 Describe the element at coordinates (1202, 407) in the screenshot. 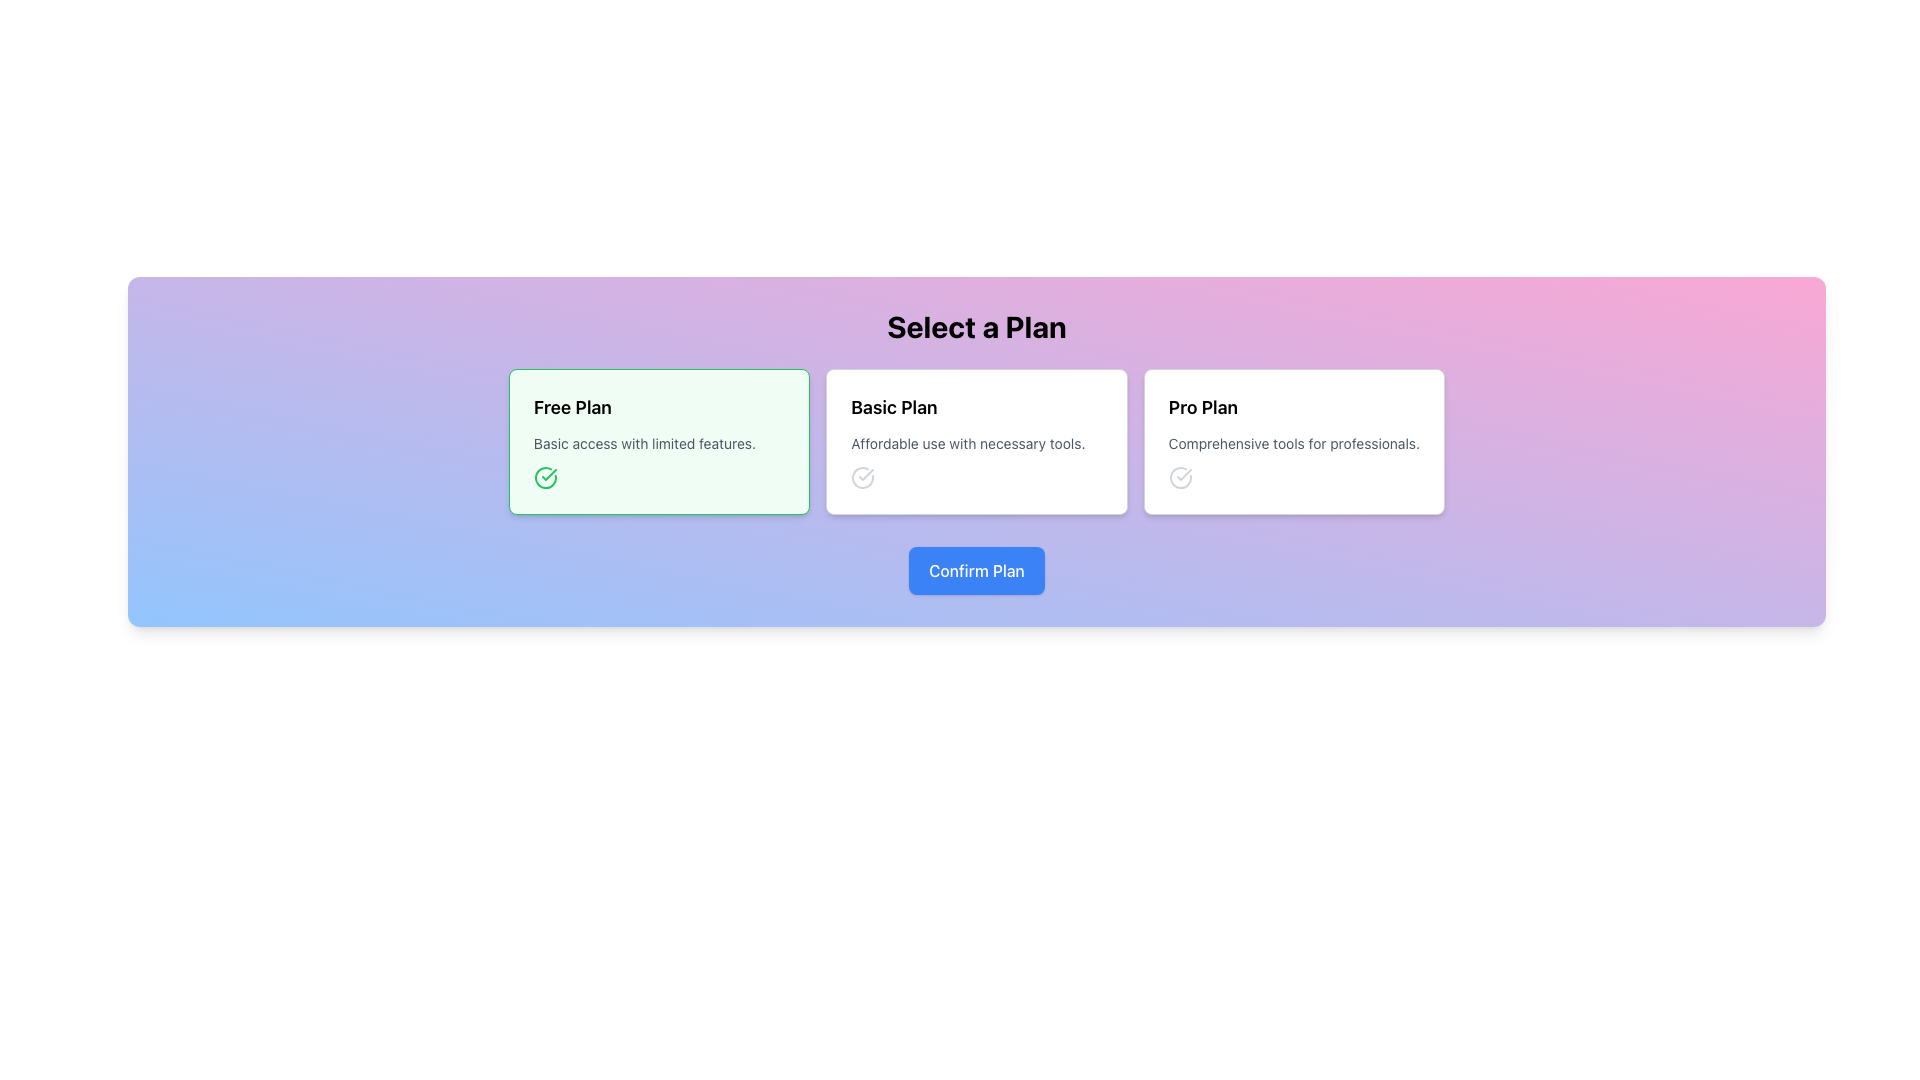

I see `the bold text label 'Pro Plan' located at the top-center of the rightmost card in a set of three cards` at that location.